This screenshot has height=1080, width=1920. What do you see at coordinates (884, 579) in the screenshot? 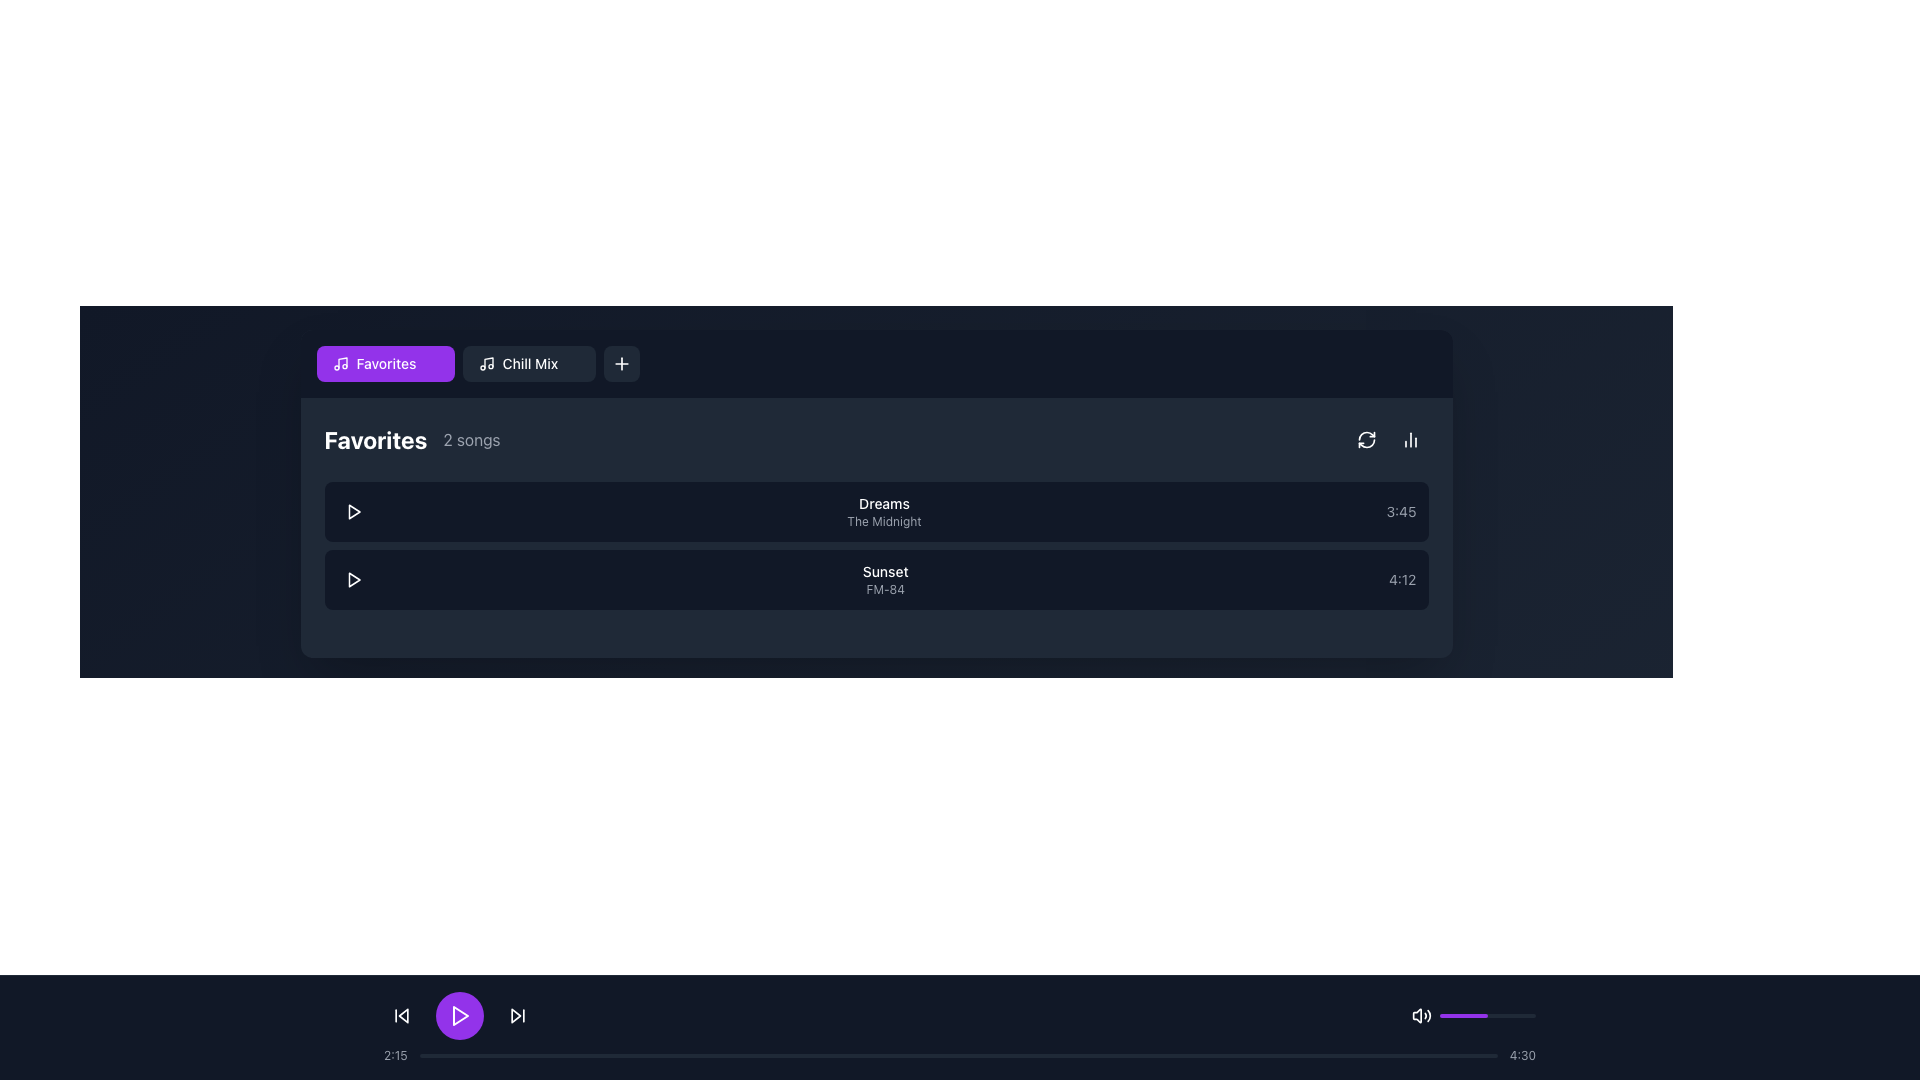
I see `the text label representing the media item titled 'Sunset' by 'FM-84' within the song list` at bounding box center [884, 579].